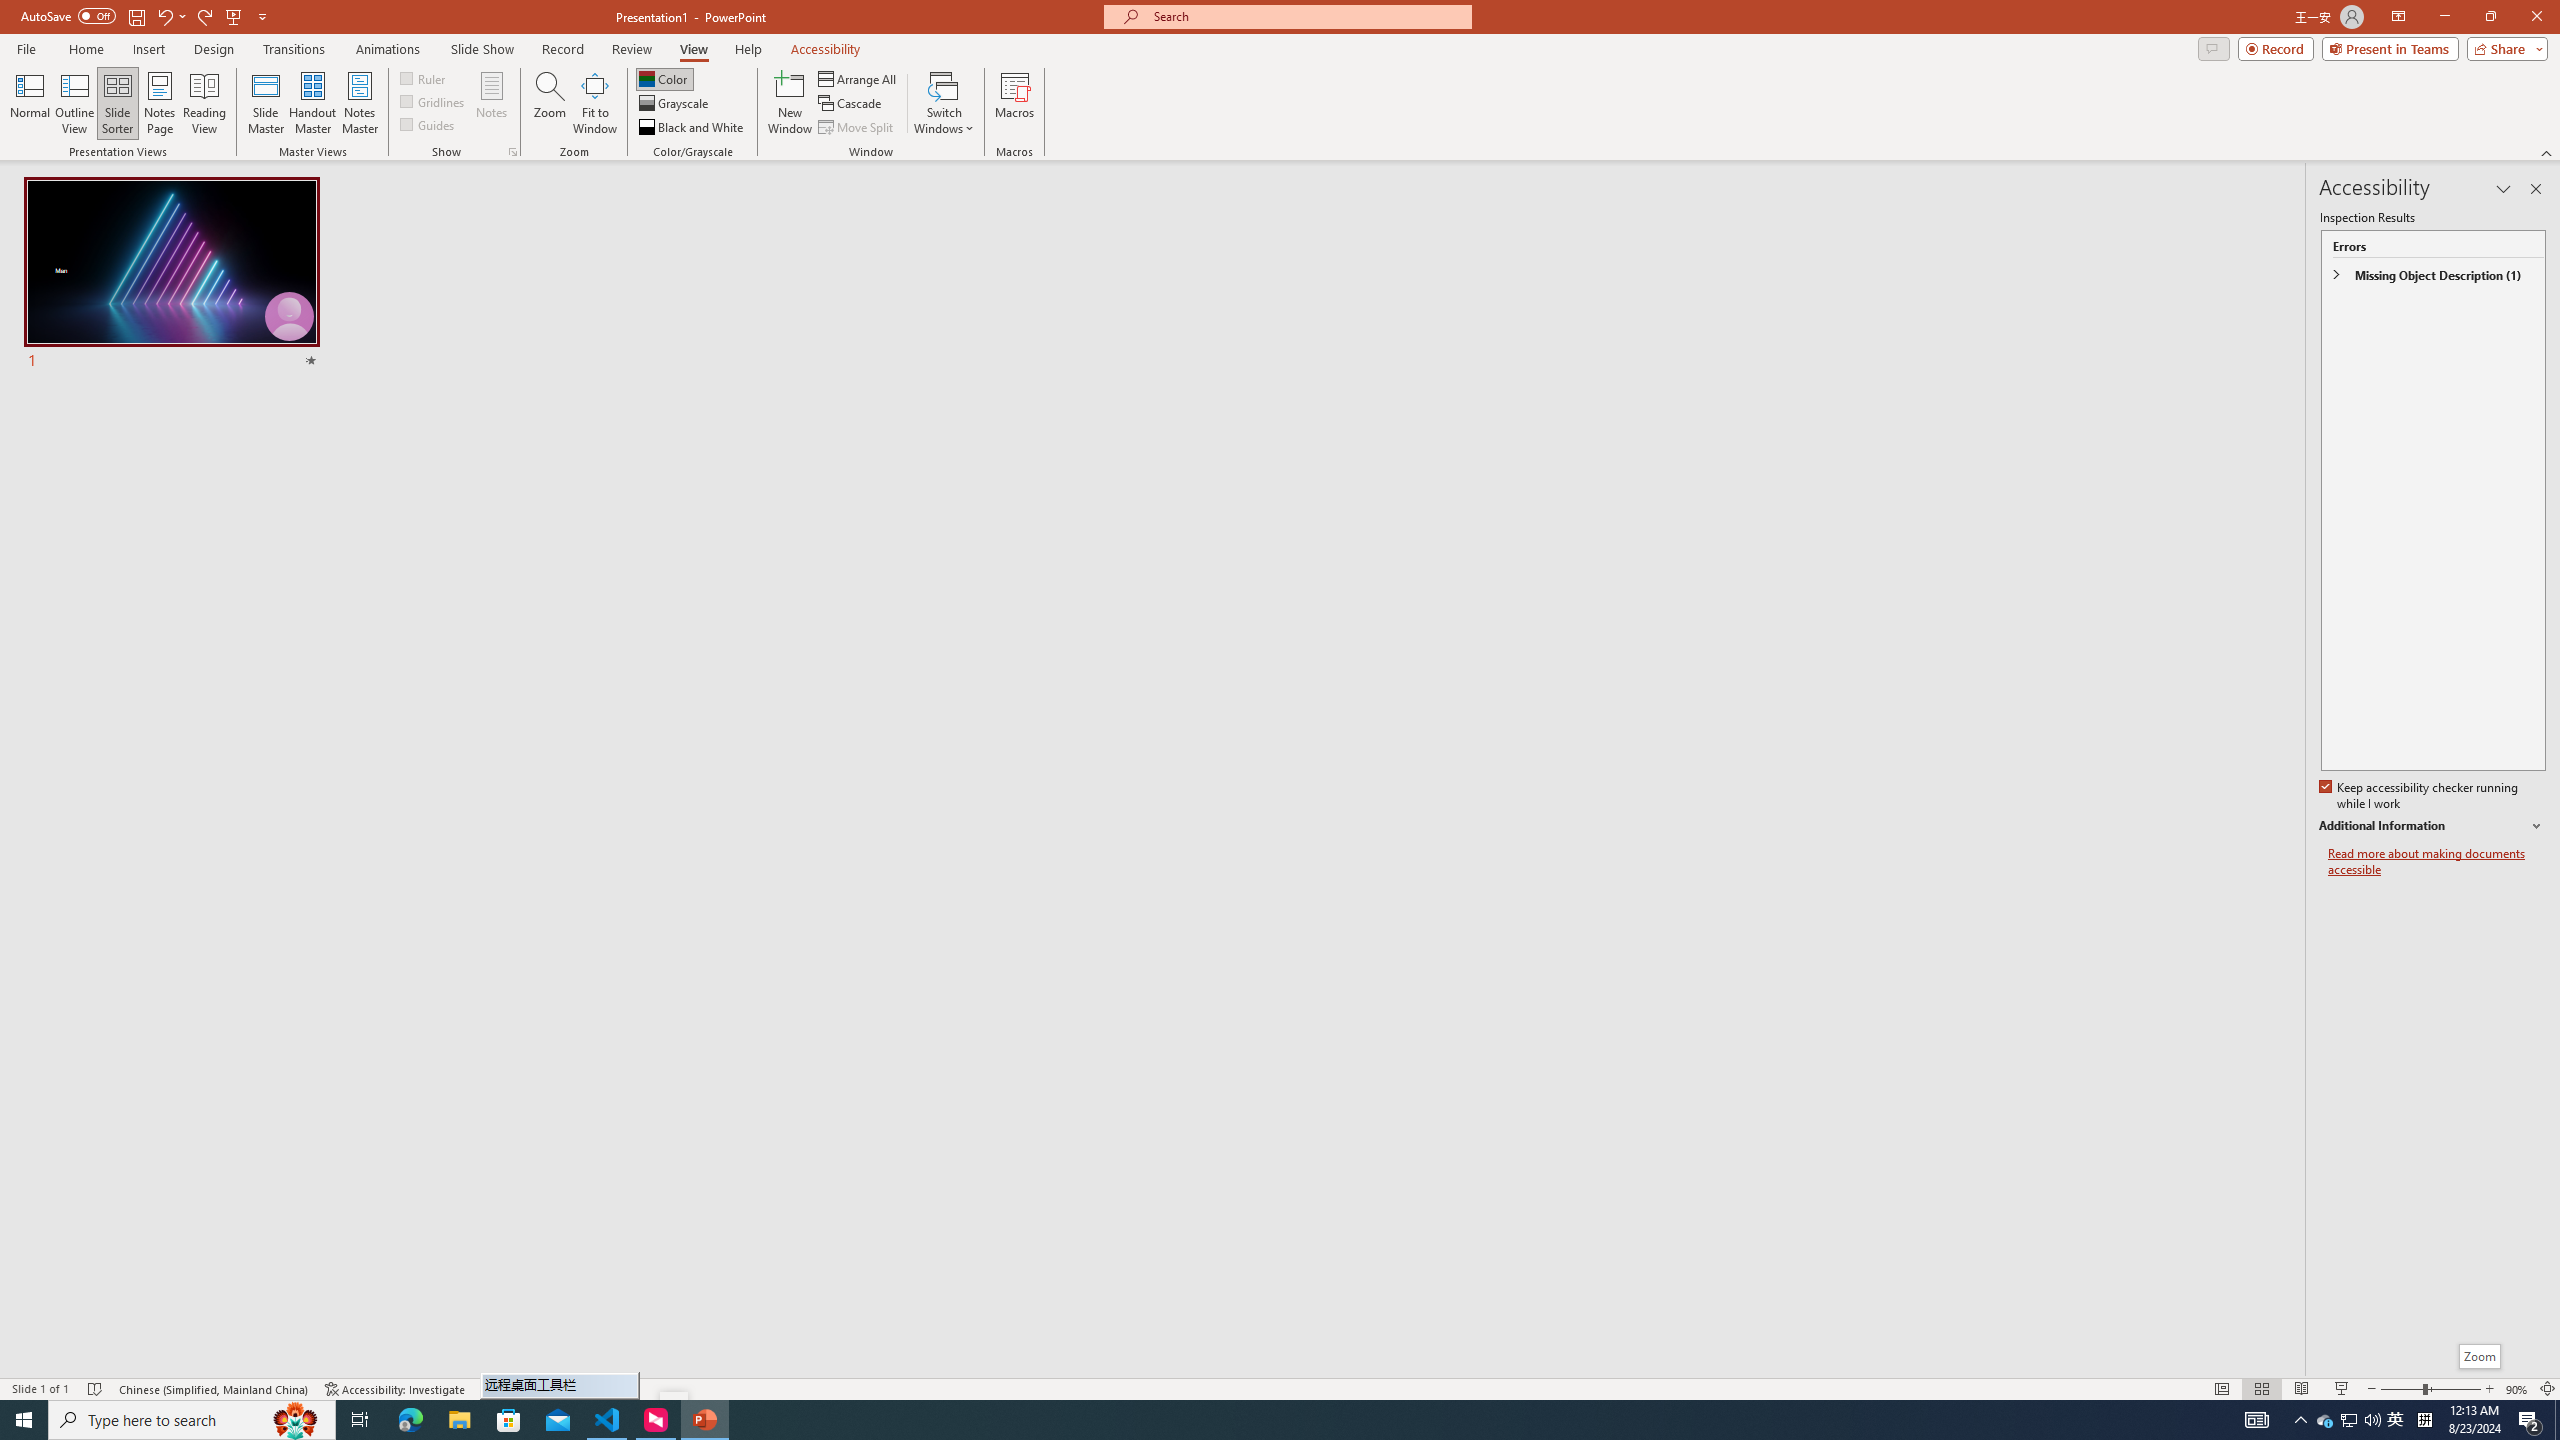 The width and height of the screenshot is (2560, 1440). What do you see at coordinates (159, 103) in the screenshot?
I see `'Notes Page'` at bounding box center [159, 103].